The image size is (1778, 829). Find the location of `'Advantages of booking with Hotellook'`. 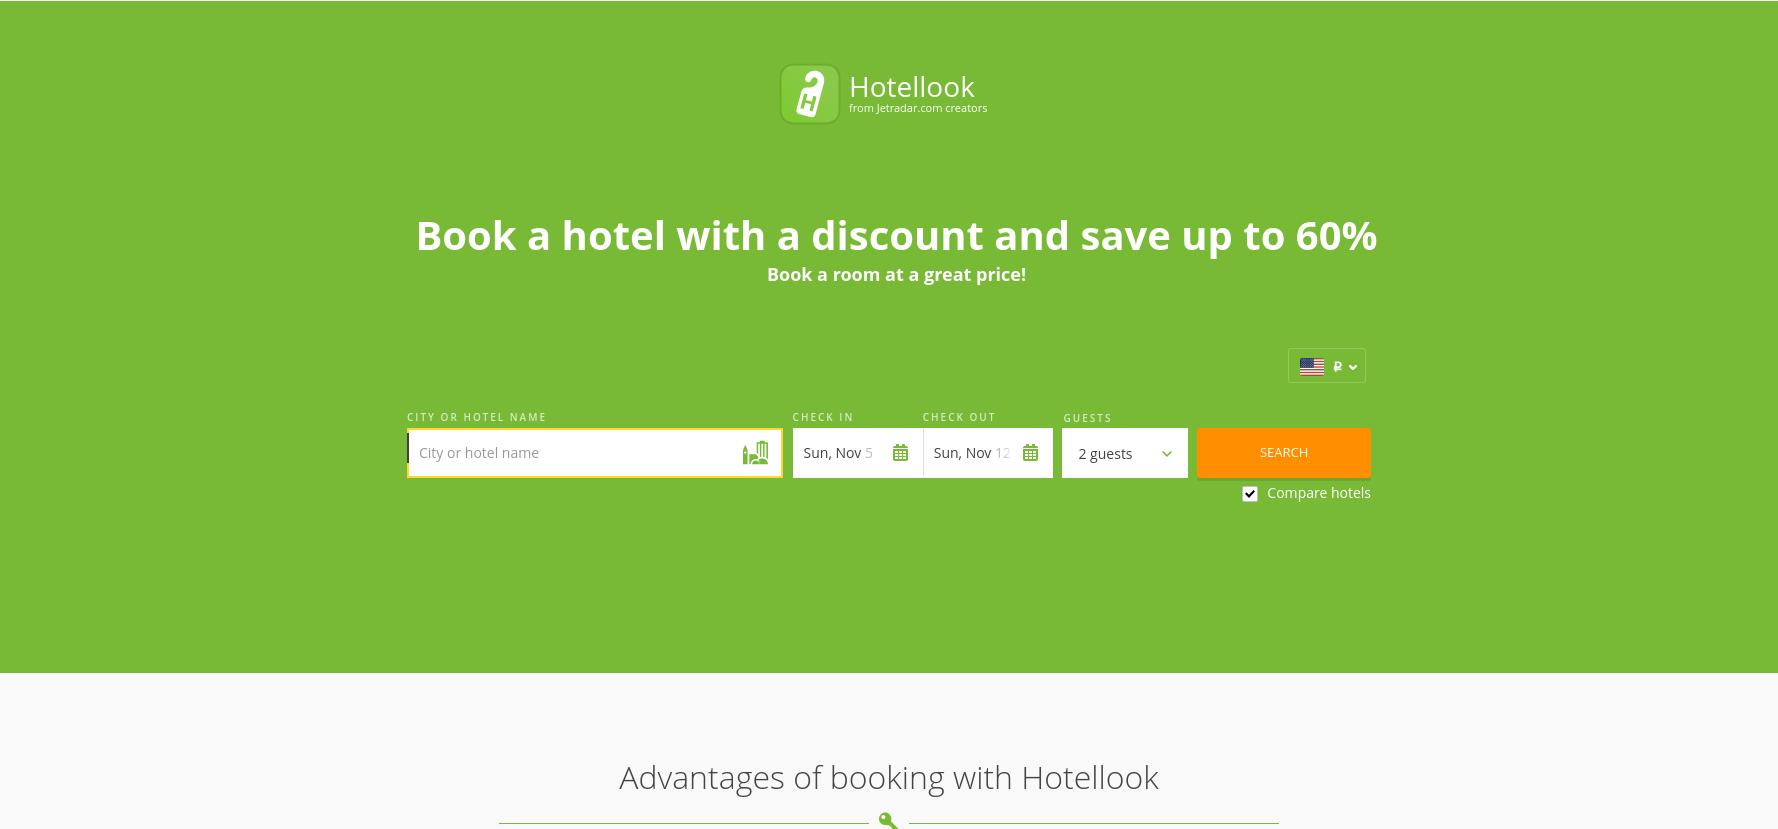

'Advantages of booking with Hotellook' is located at coordinates (887, 287).